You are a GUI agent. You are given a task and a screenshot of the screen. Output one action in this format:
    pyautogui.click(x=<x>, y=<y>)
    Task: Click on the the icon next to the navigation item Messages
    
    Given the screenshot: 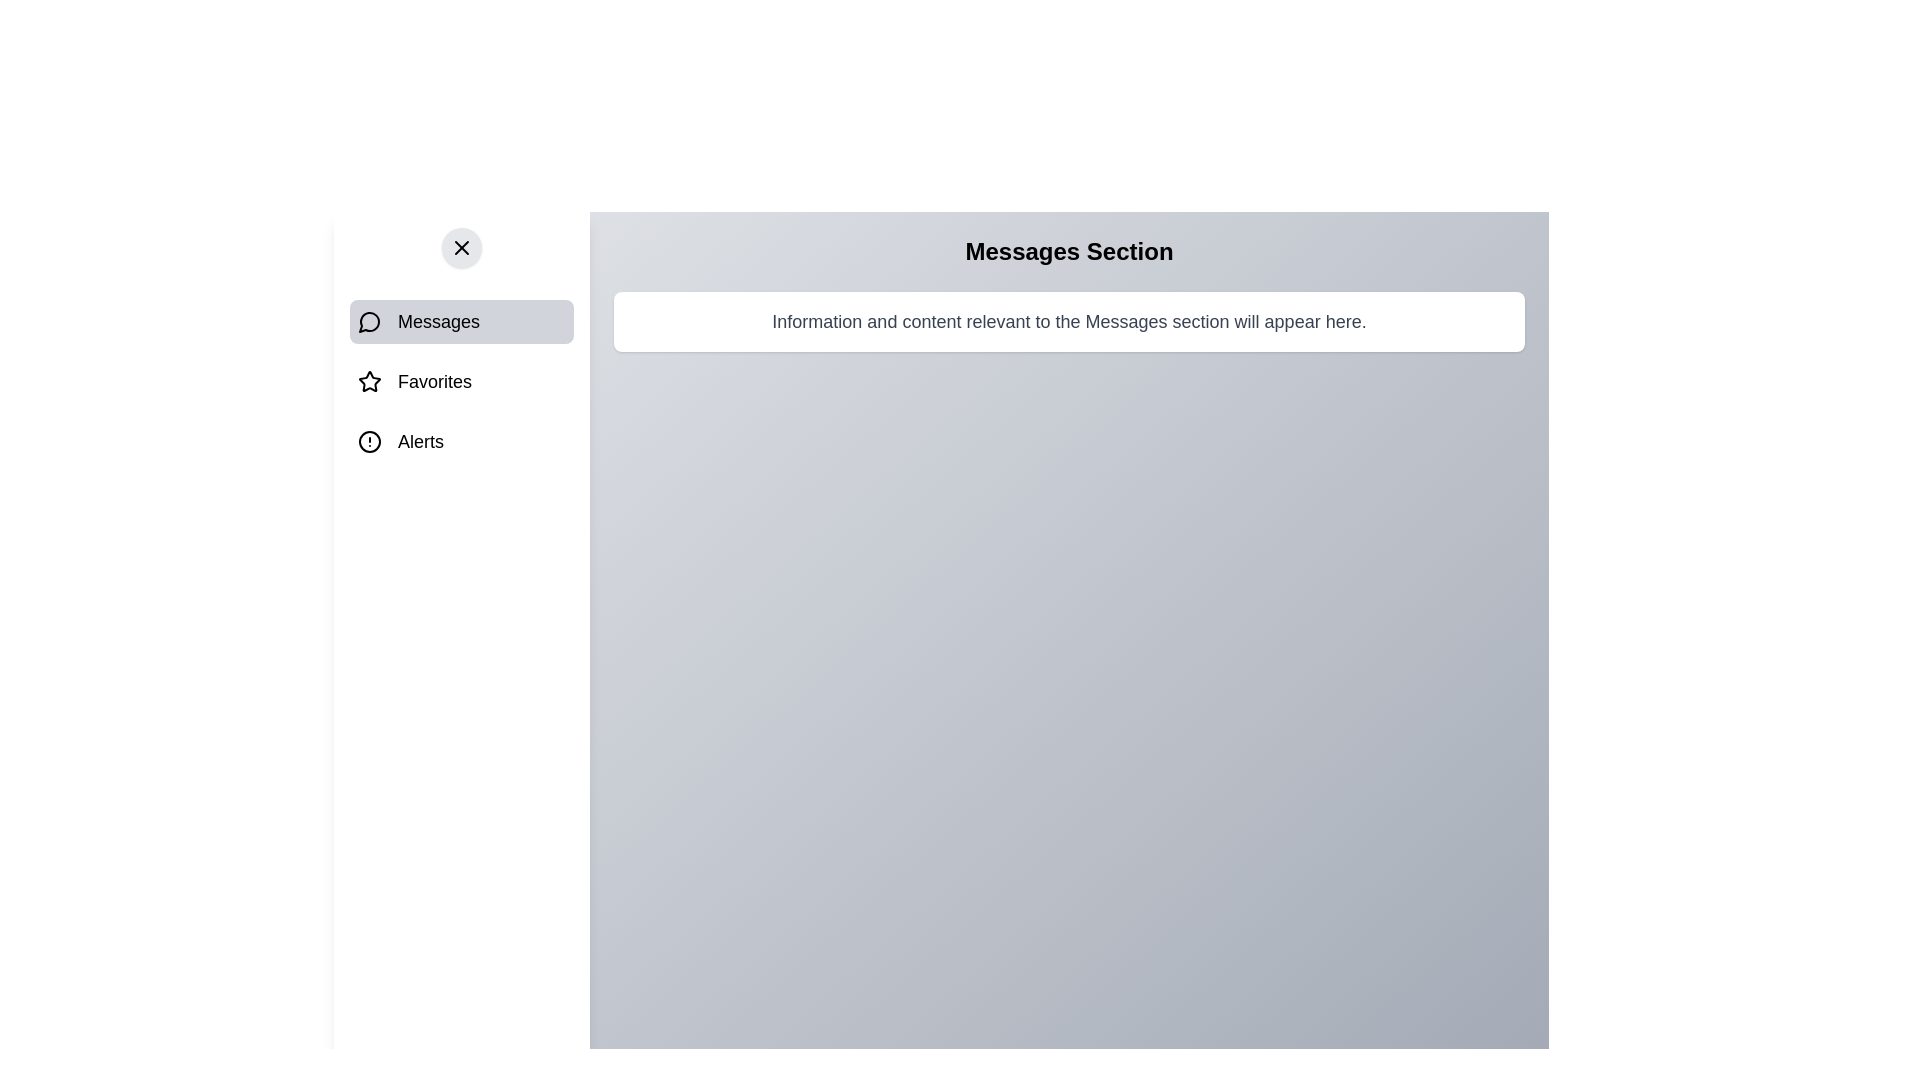 What is the action you would take?
    pyautogui.click(x=369, y=320)
    